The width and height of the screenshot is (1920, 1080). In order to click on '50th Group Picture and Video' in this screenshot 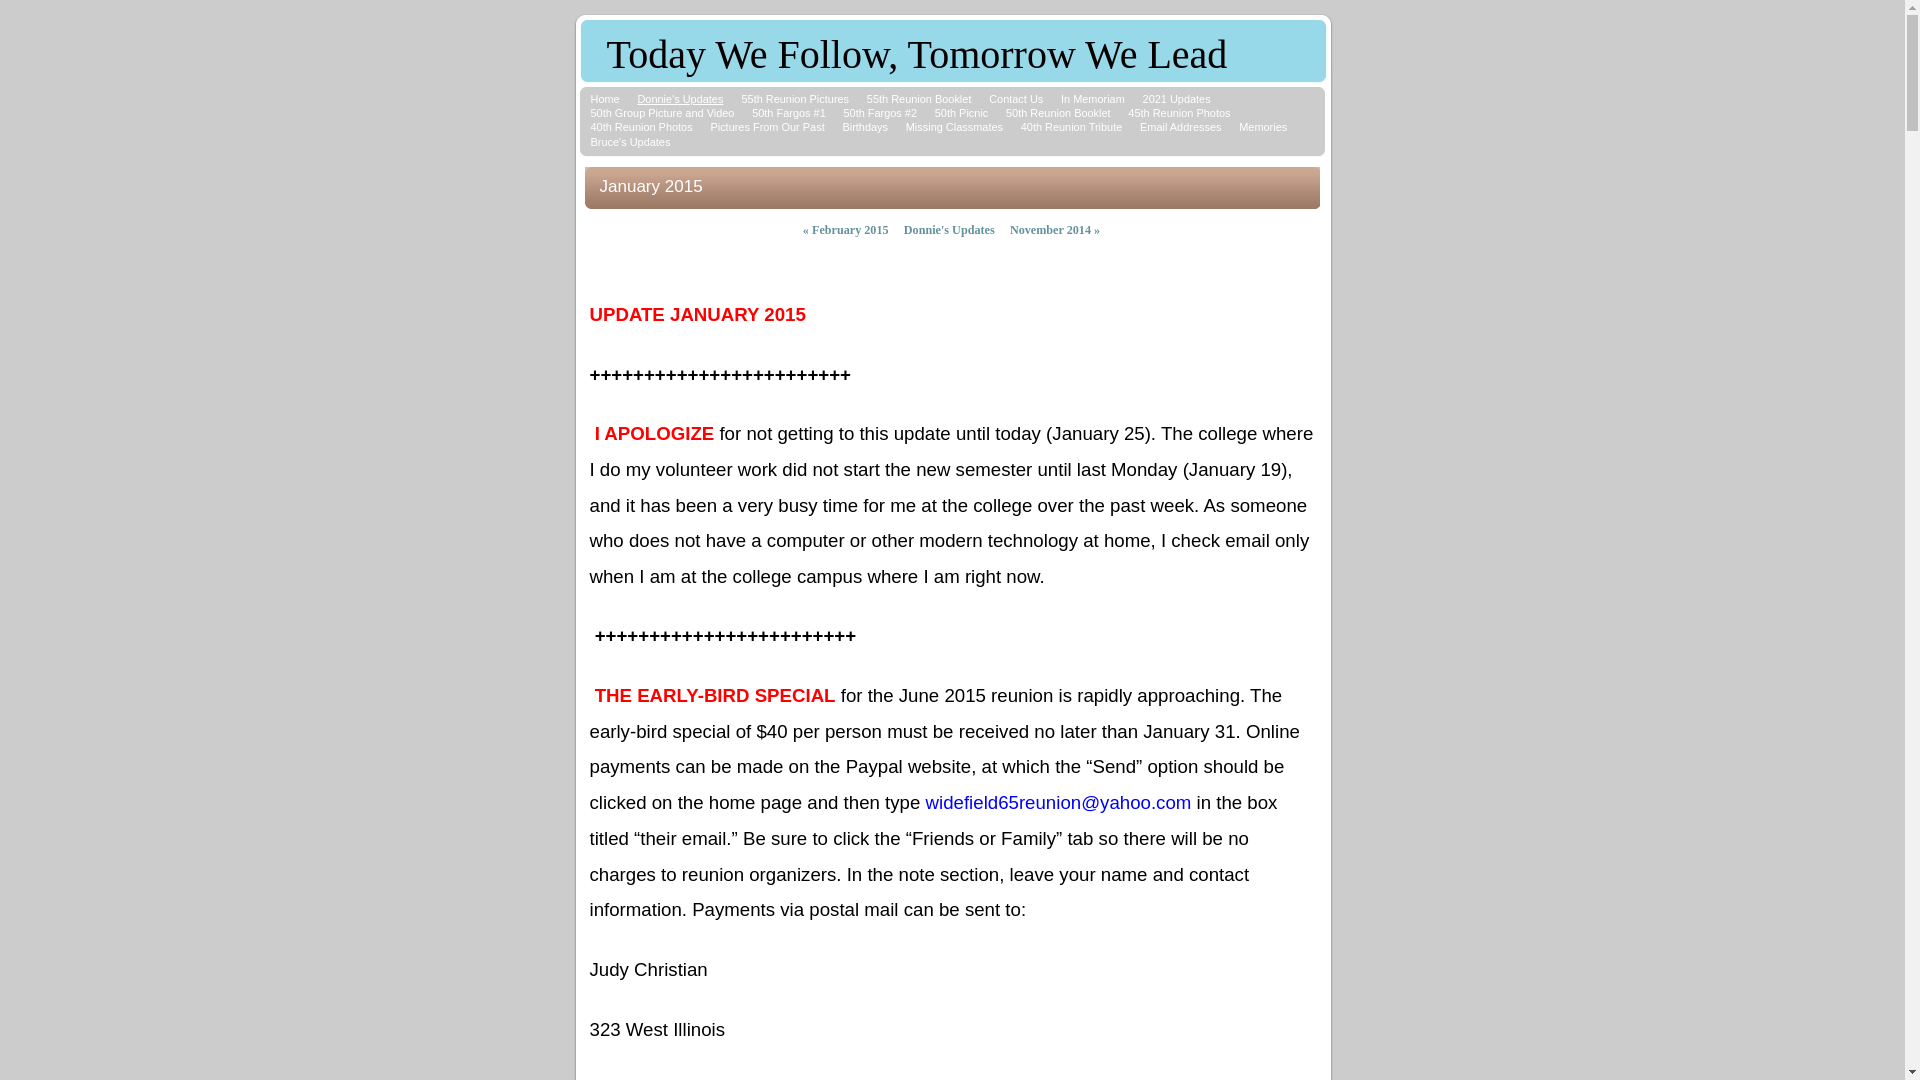, I will do `click(662, 112)`.